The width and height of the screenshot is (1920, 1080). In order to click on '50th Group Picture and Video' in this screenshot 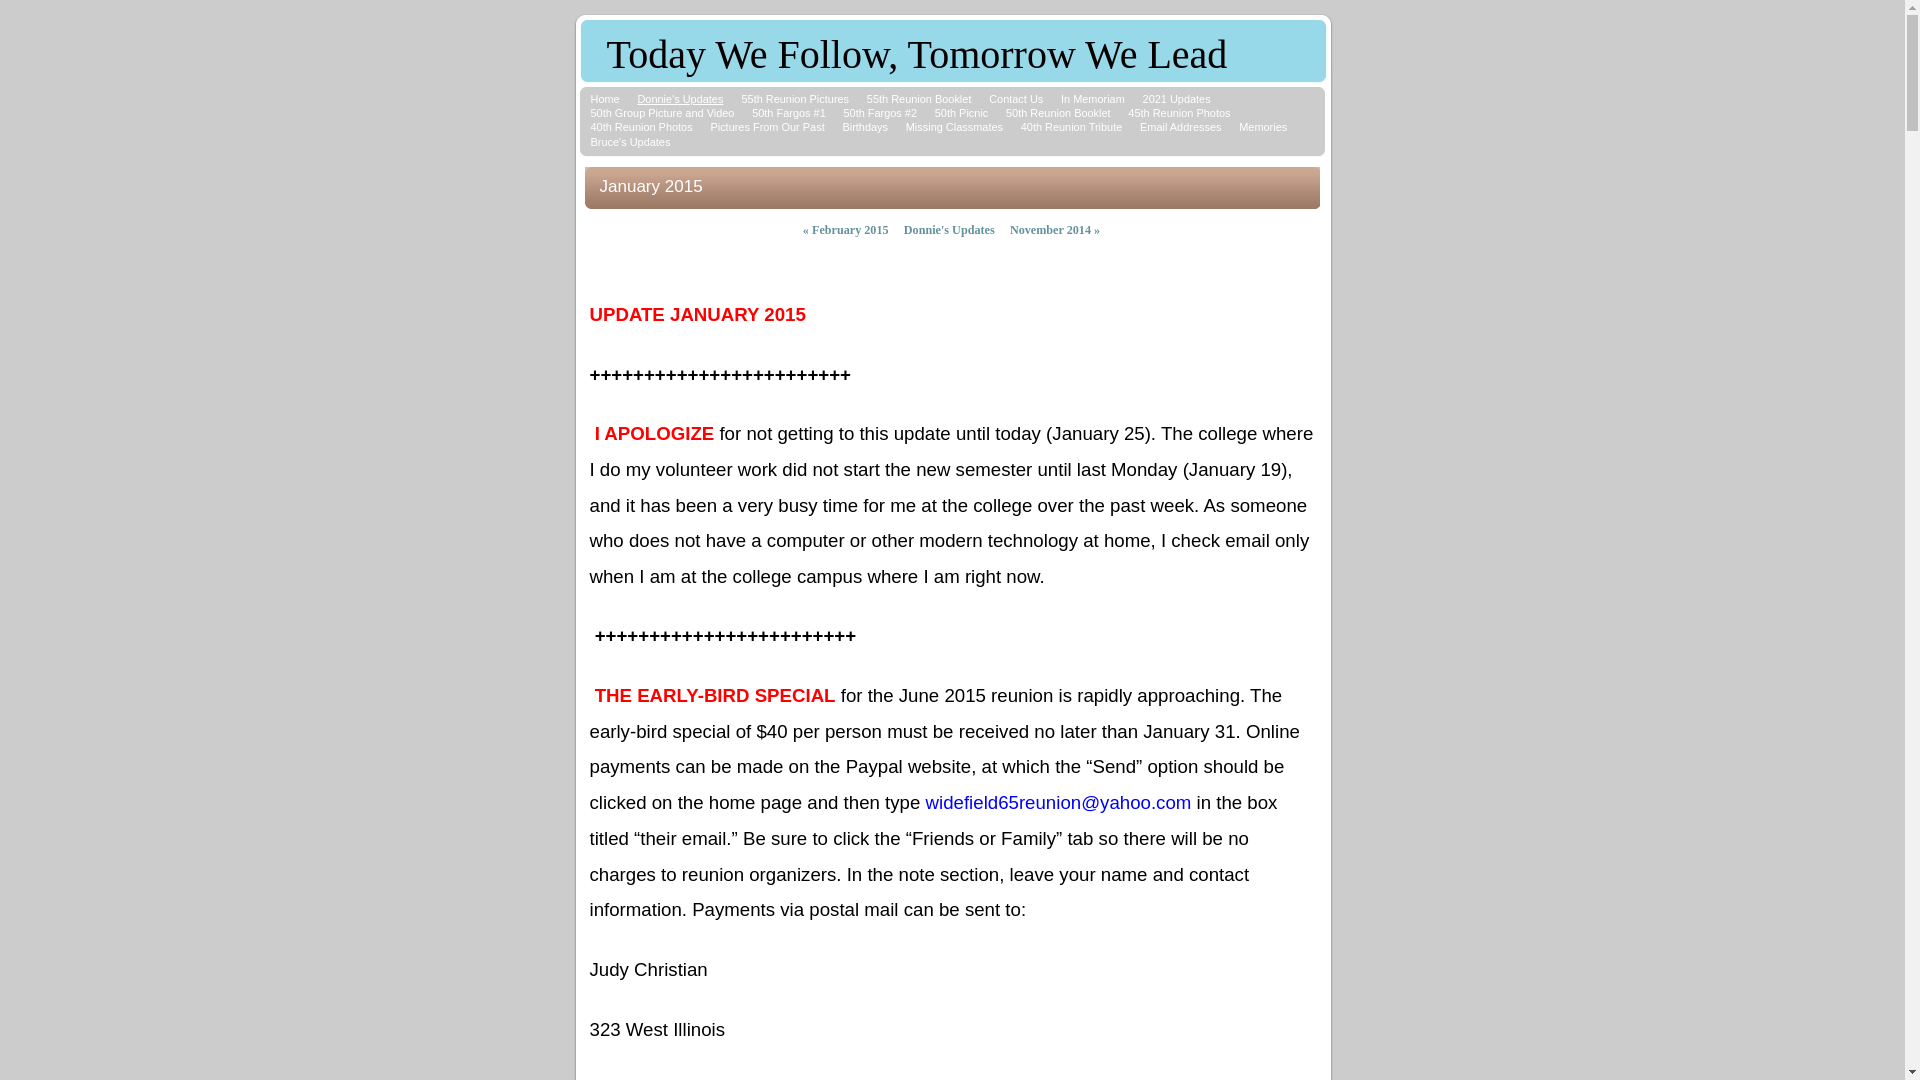, I will do `click(662, 112)`.